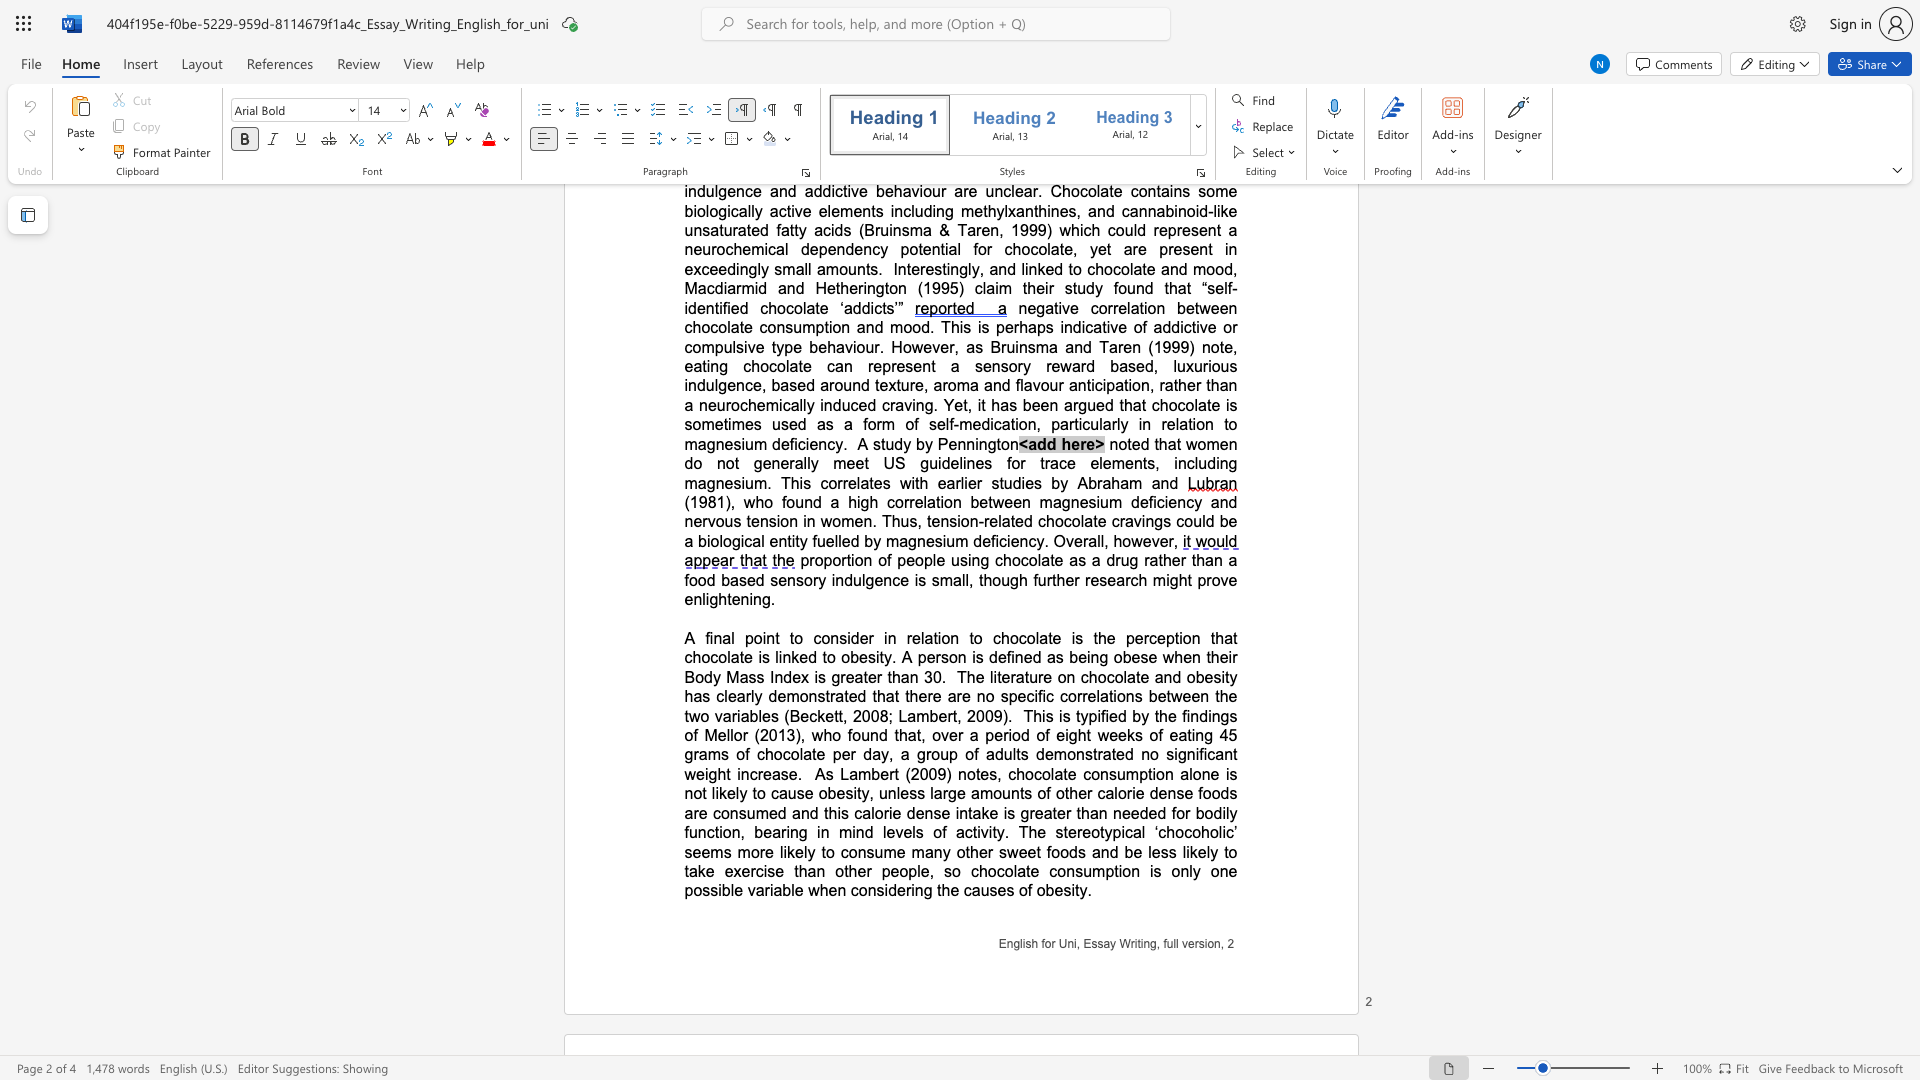  What do you see at coordinates (957, 773) in the screenshot?
I see `the subset text "notes, chocolate consumption alone is not likely to ca" within the text "As Lambert (2009) notes, chocolate consumption alone is not likely to cause obesity, unless"` at bounding box center [957, 773].